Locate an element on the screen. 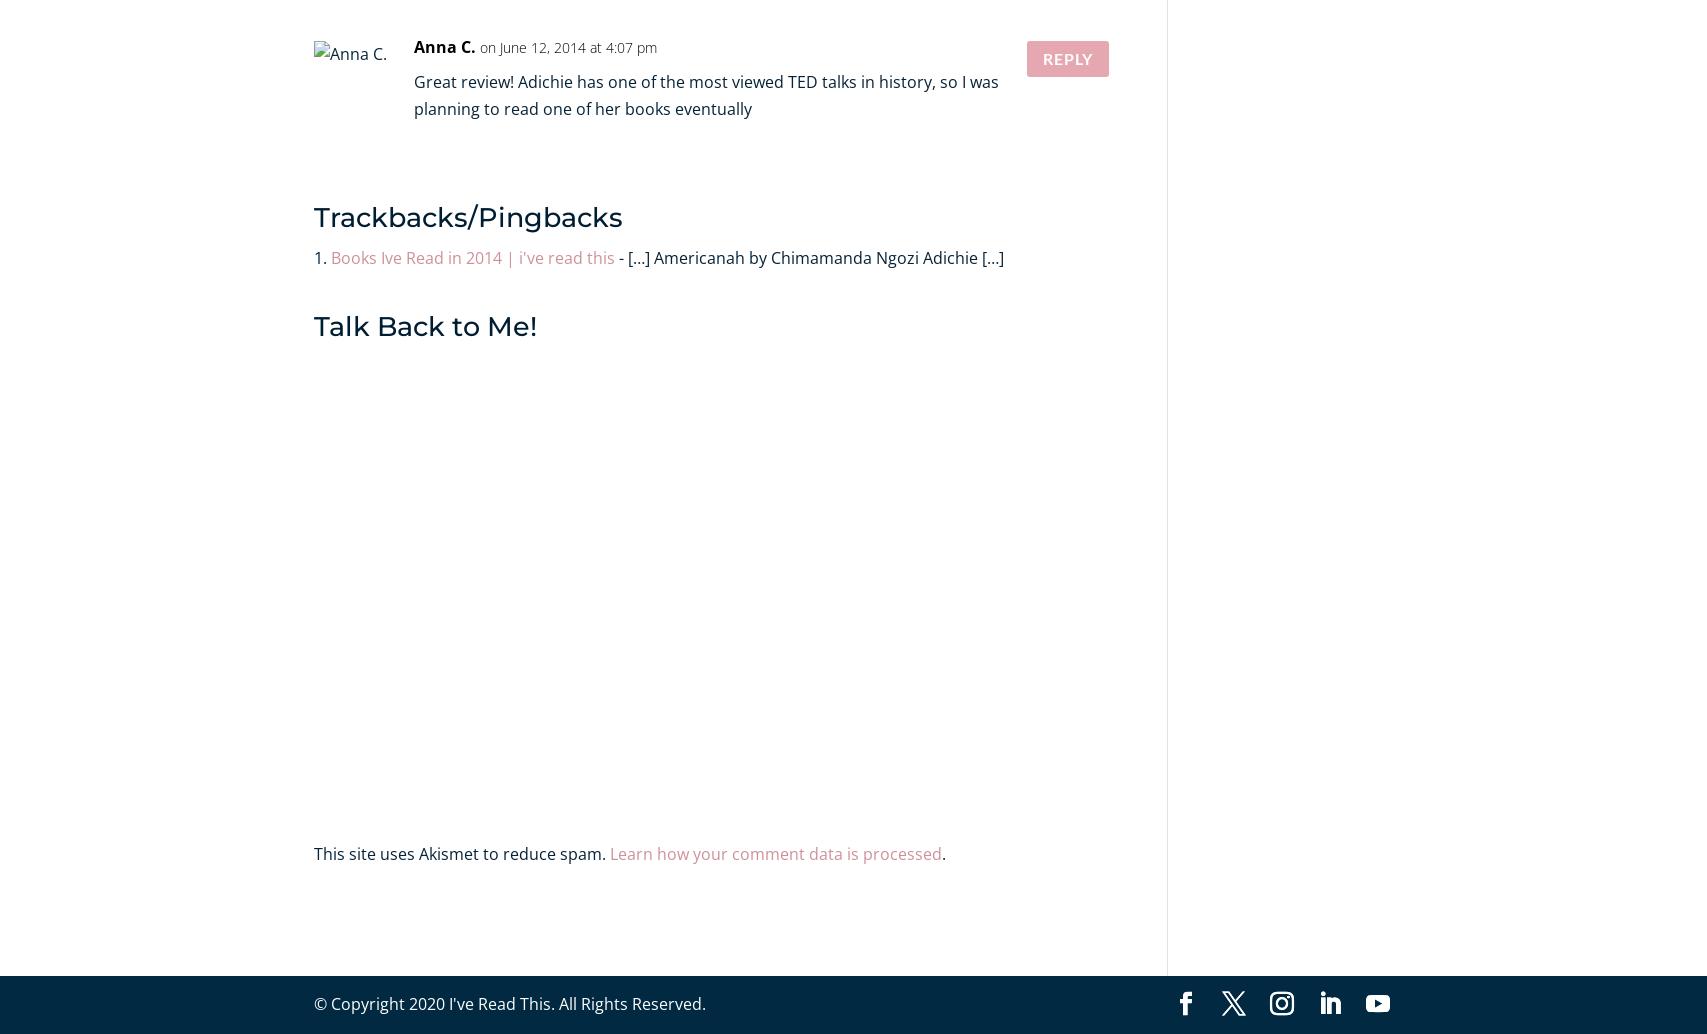  'Anna C.' is located at coordinates (412, 46).